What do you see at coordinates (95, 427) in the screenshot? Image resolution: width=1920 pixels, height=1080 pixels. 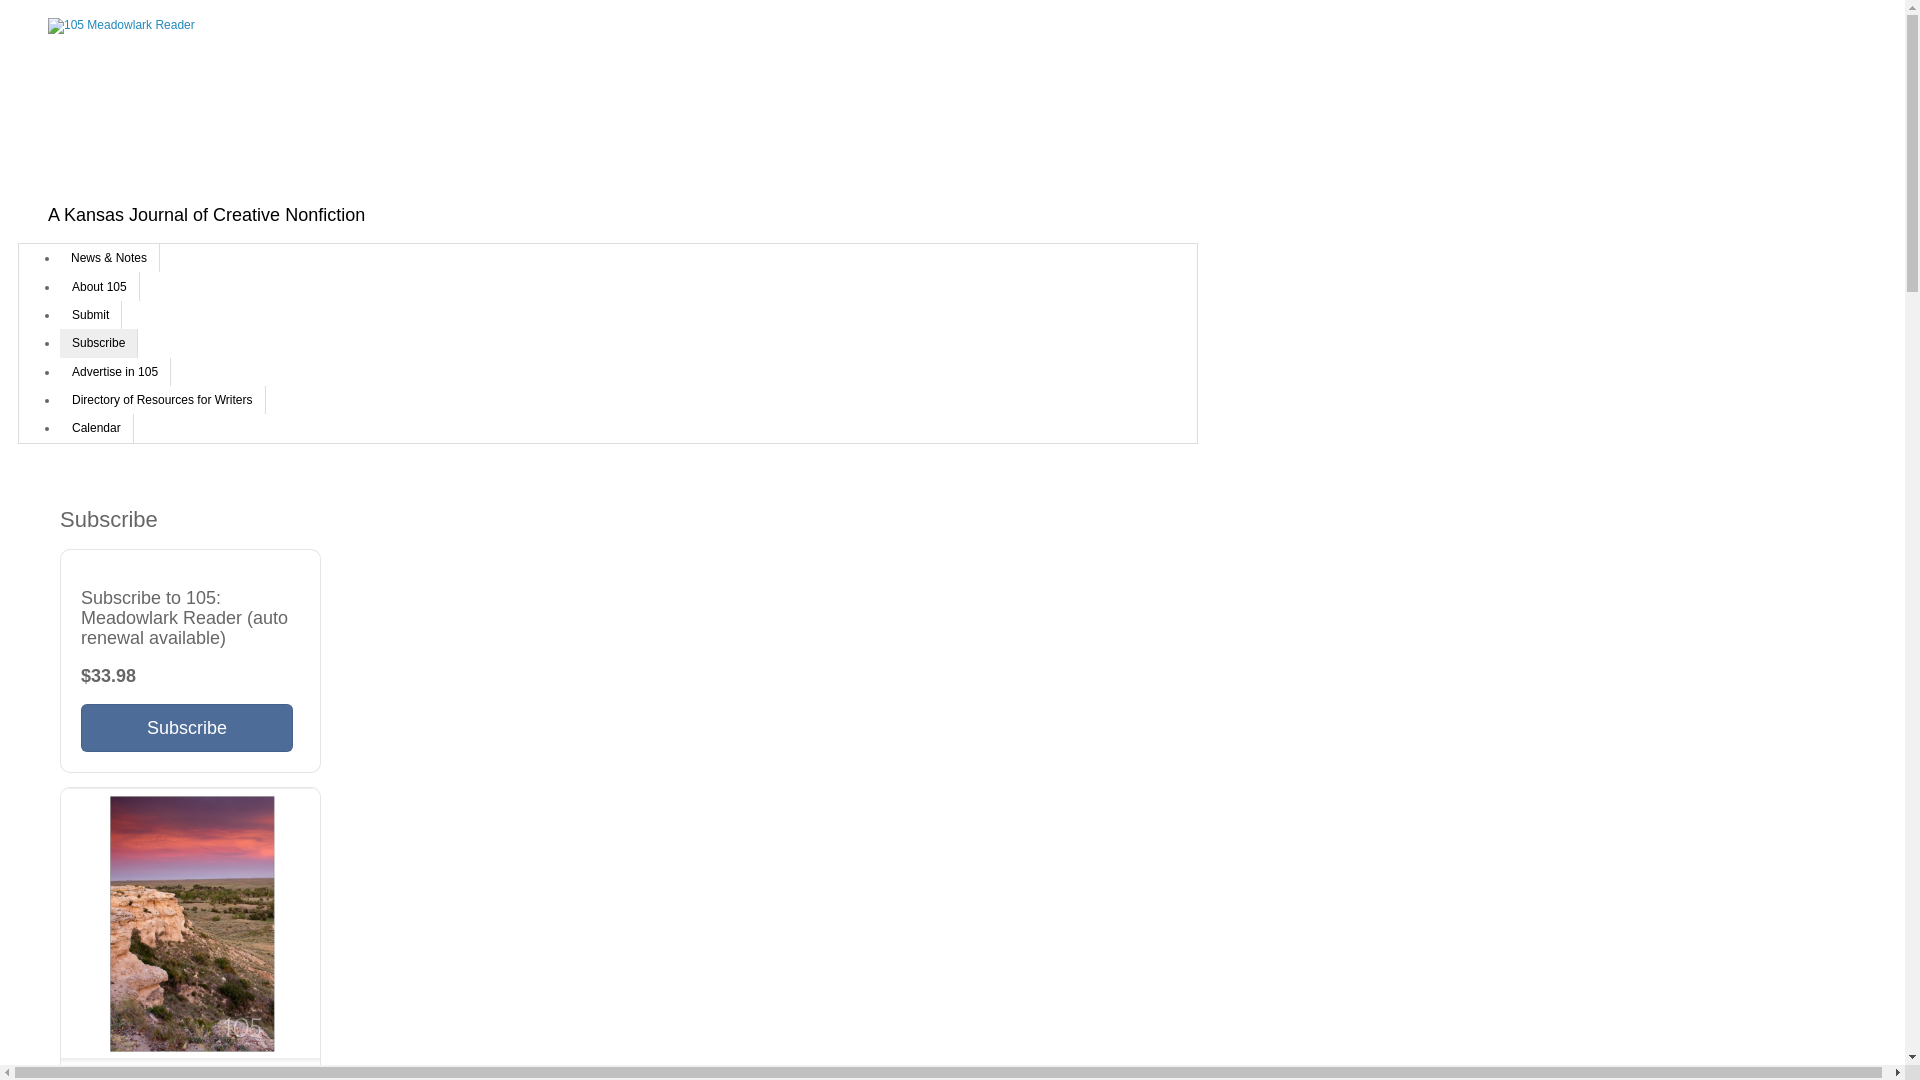 I see `'Calendar'` at bounding box center [95, 427].